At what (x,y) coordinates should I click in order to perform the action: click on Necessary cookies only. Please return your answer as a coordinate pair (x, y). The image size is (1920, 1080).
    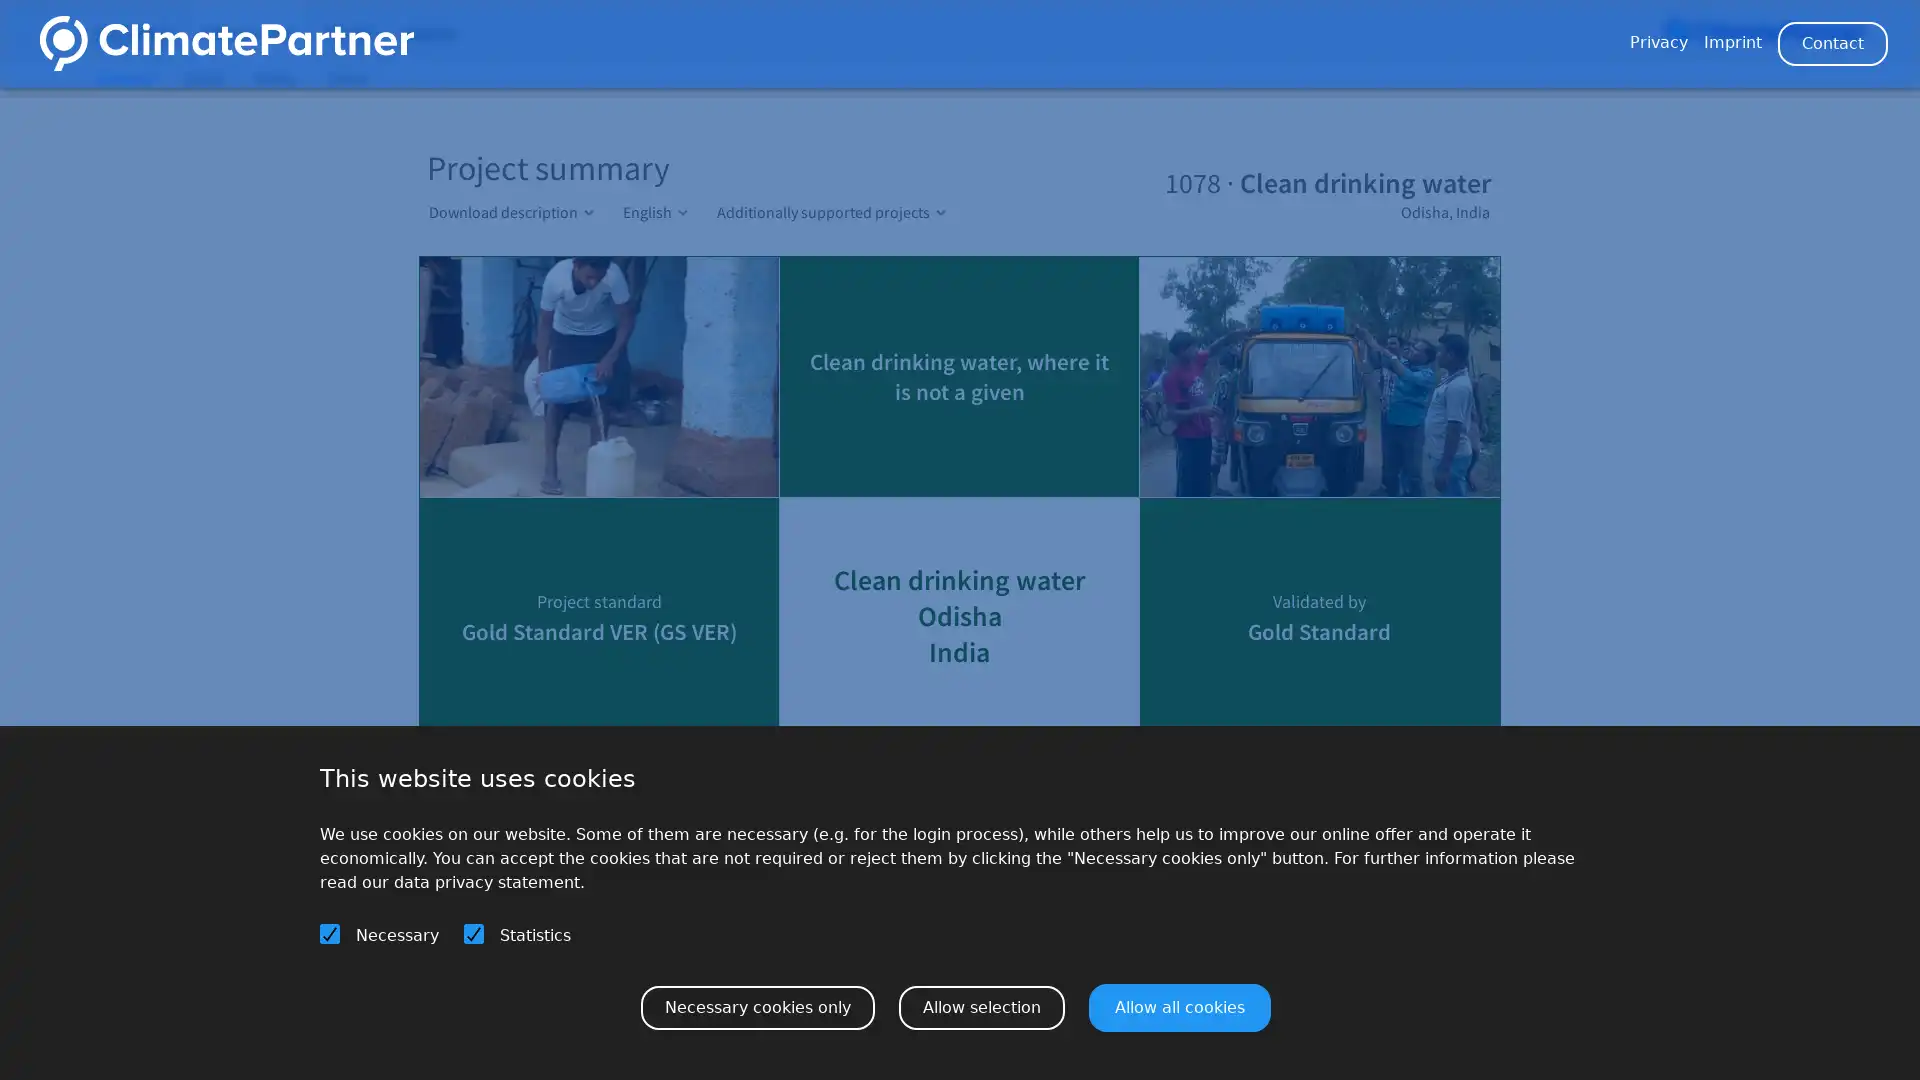
    Looking at the image, I should click on (757, 1006).